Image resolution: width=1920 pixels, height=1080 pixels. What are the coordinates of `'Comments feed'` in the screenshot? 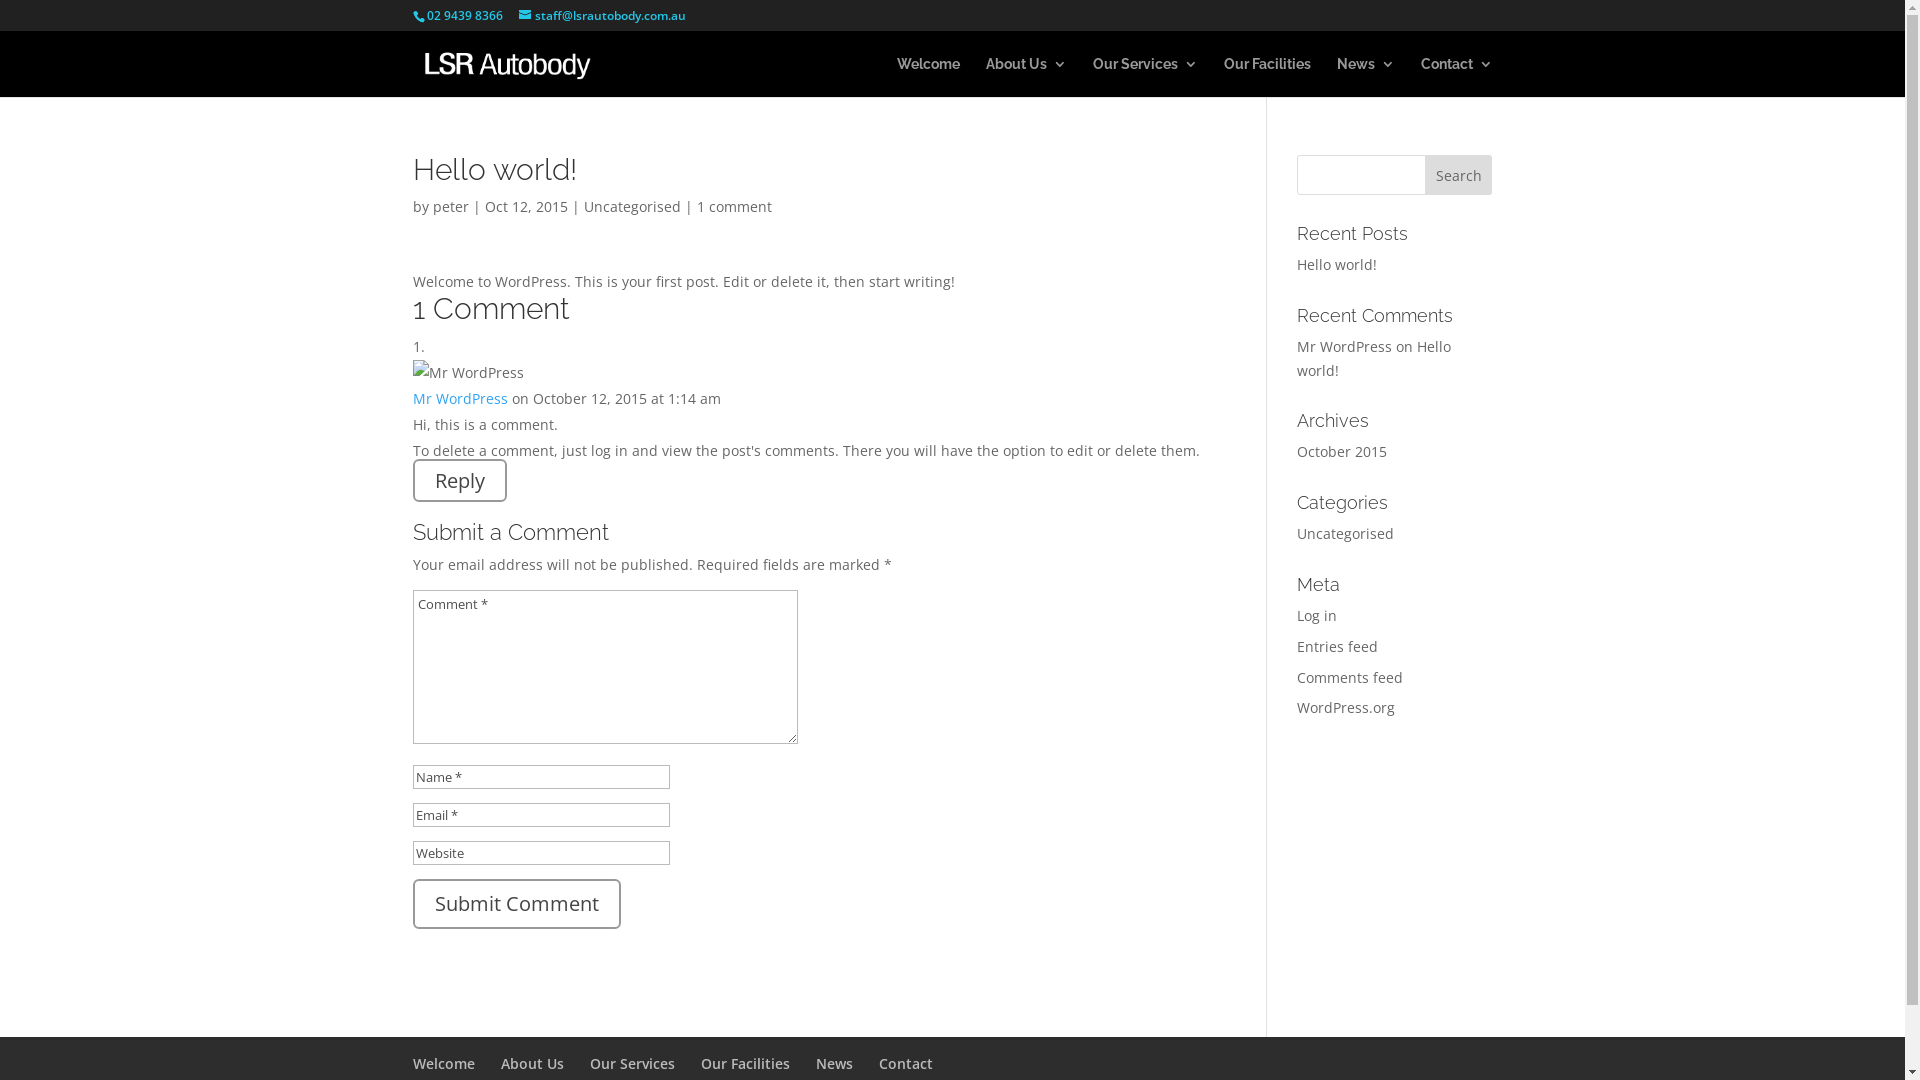 It's located at (1349, 676).